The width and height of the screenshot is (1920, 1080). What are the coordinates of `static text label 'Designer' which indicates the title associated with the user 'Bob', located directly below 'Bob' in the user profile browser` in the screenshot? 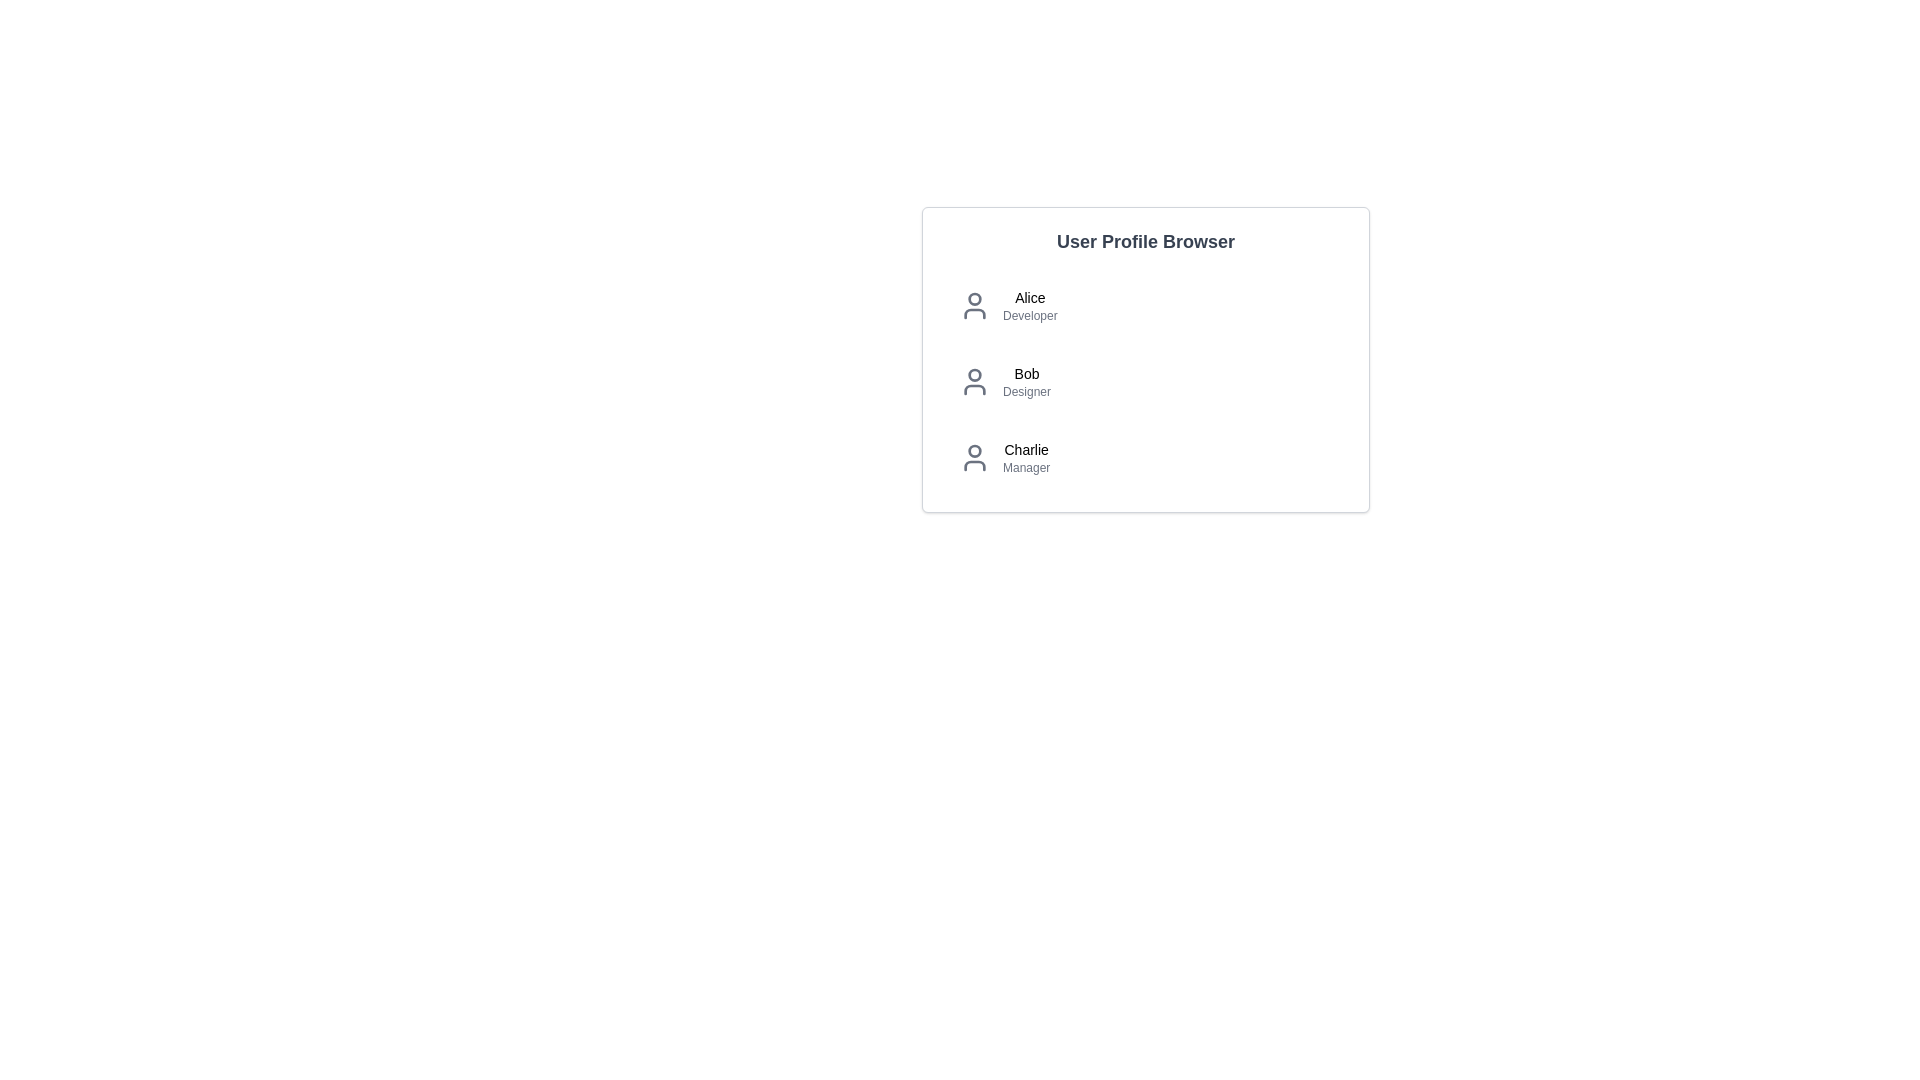 It's located at (1027, 392).